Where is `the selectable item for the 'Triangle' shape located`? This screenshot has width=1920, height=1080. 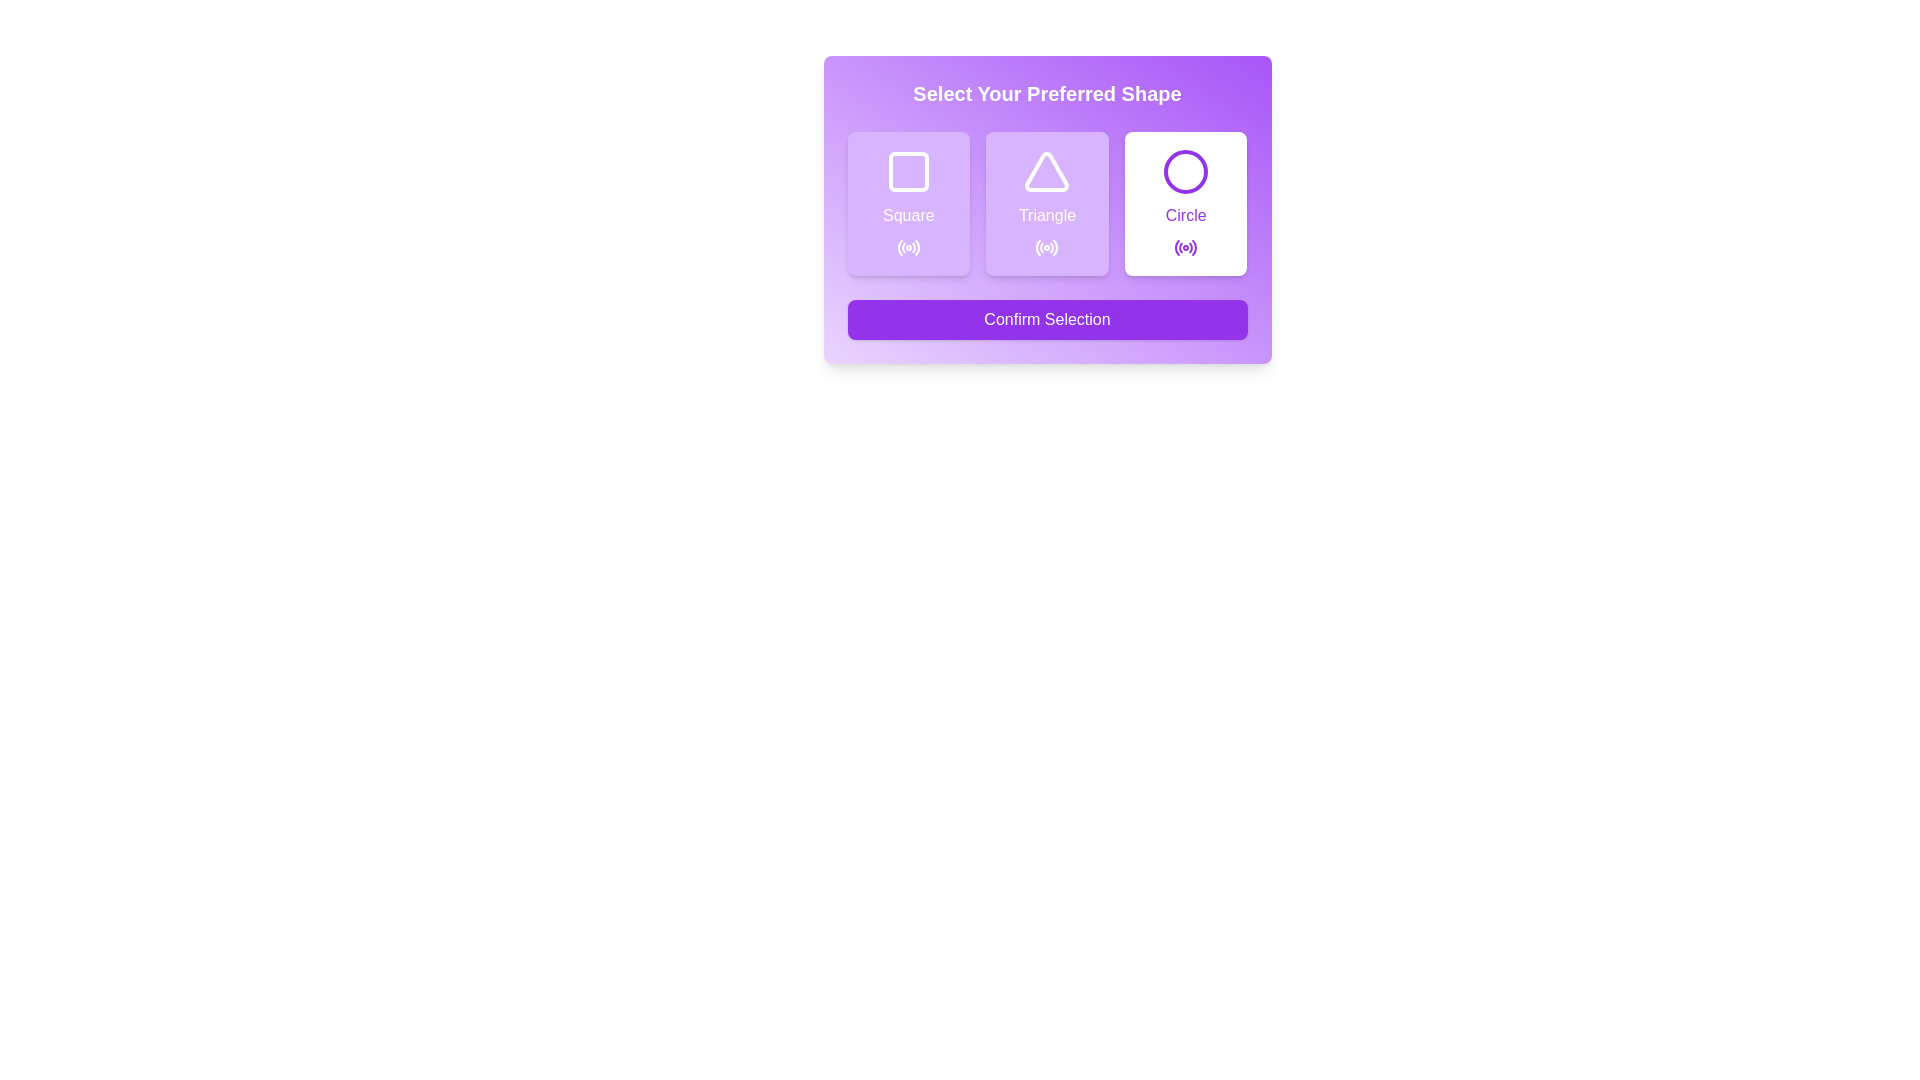 the selectable item for the 'Triangle' shape located is located at coordinates (1046, 204).